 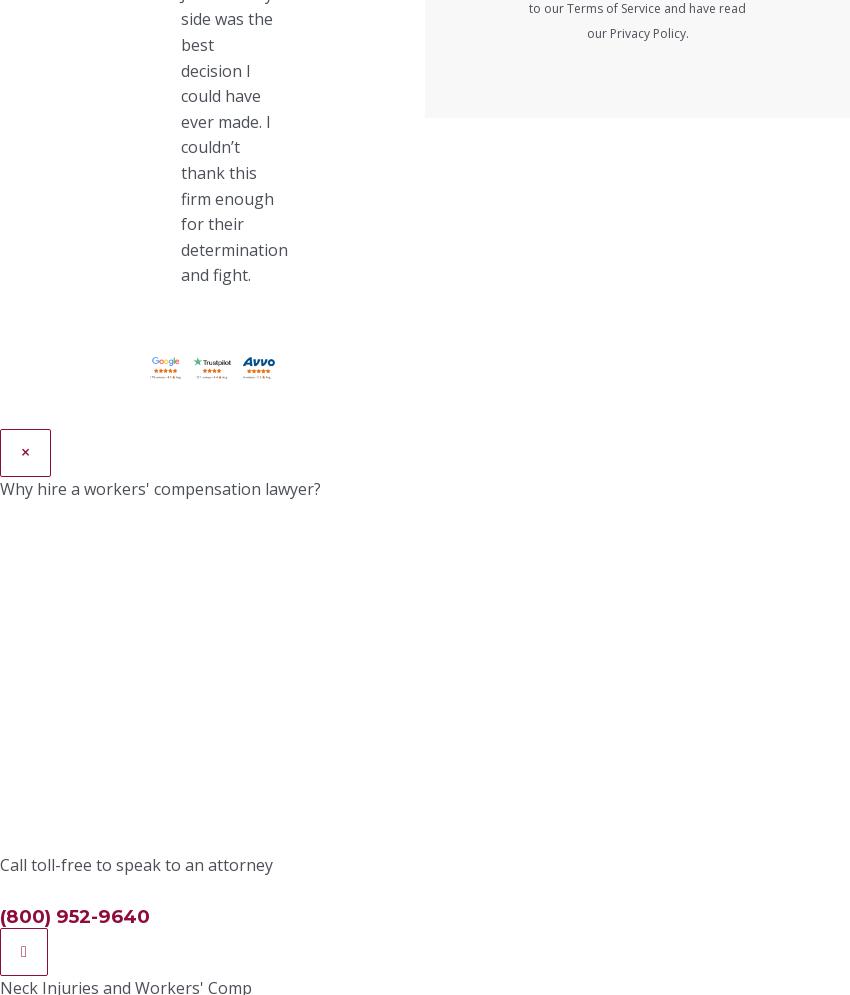 What do you see at coordinates (311, 312) in the screenshot?
I see `'Vocational rehabilitation (job training and counseling if you need to switch careers)'` at bounding box center [311, 312].